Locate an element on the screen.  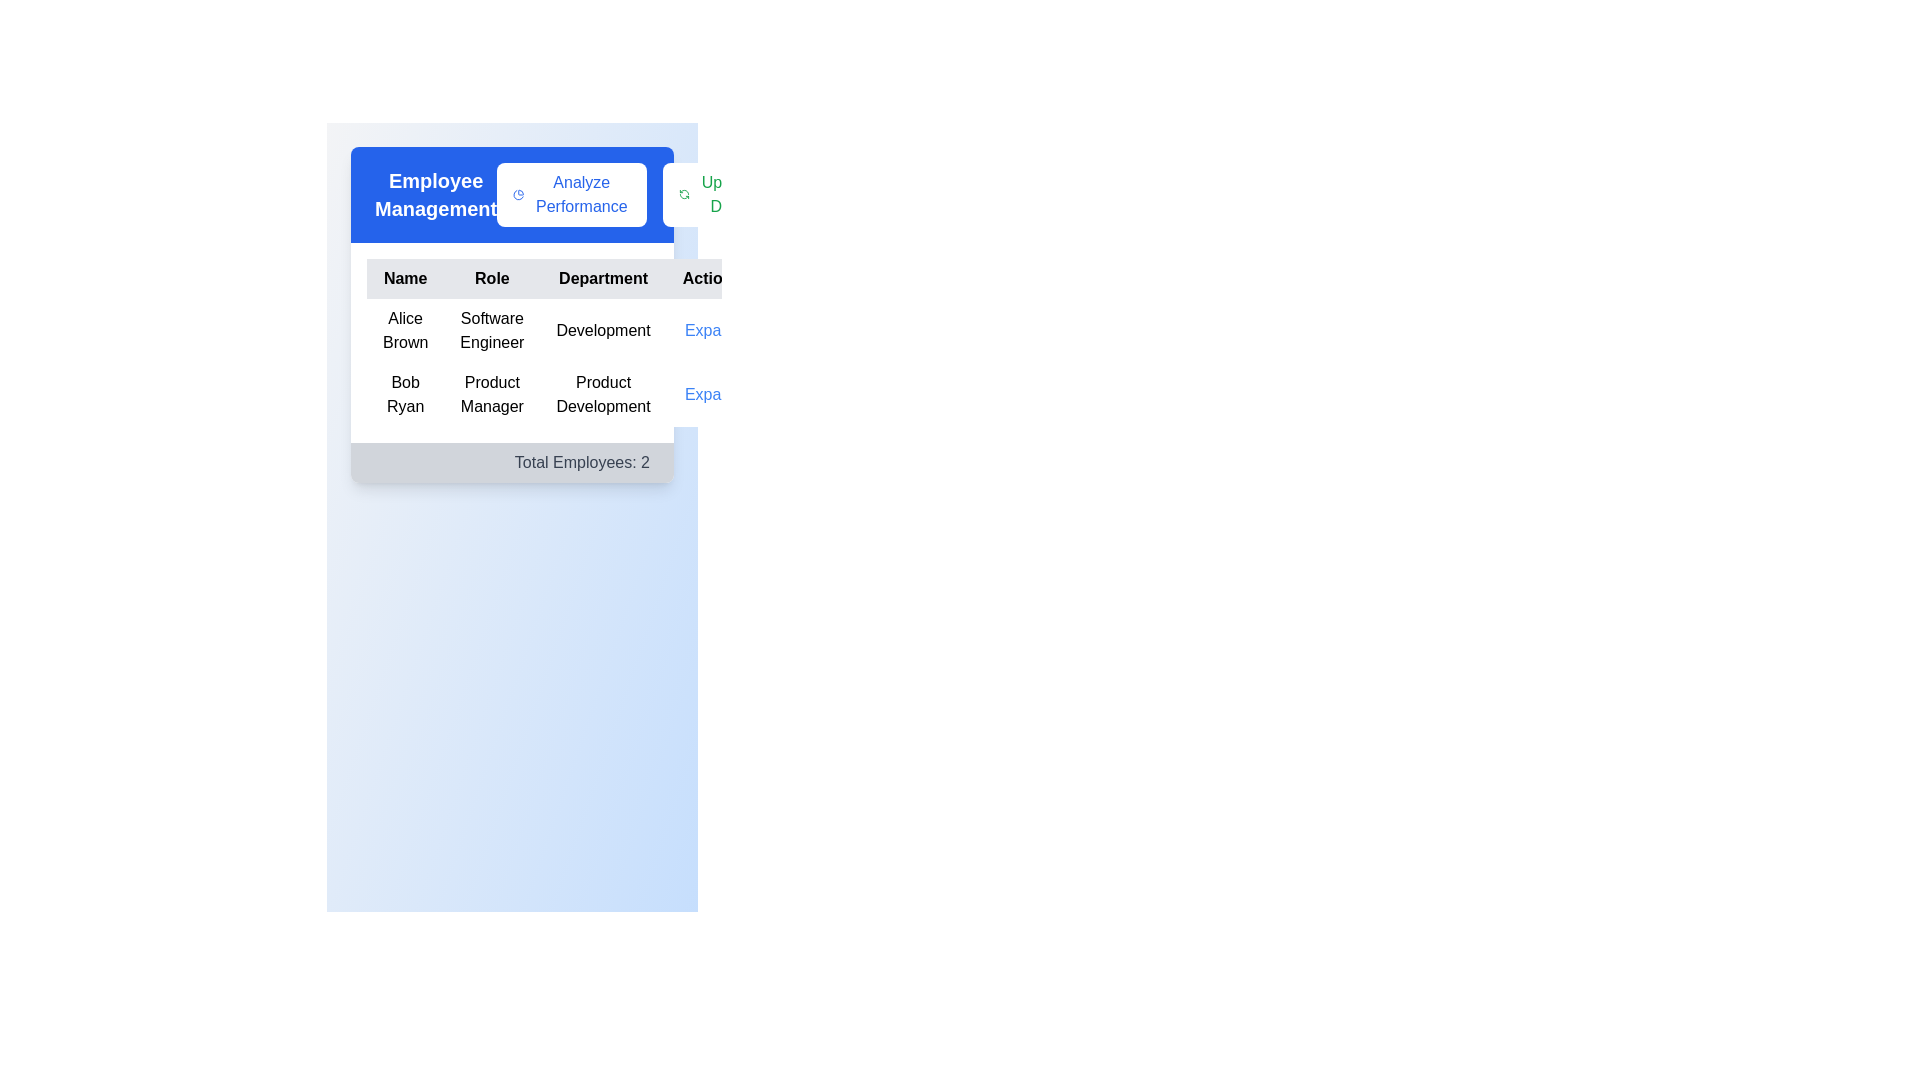
the 'Department' label, which is styled in bold black text on a light gray background and positioned in the third column header of the table between 'Role' and 'Actions' is located at coordinates (602, 278).